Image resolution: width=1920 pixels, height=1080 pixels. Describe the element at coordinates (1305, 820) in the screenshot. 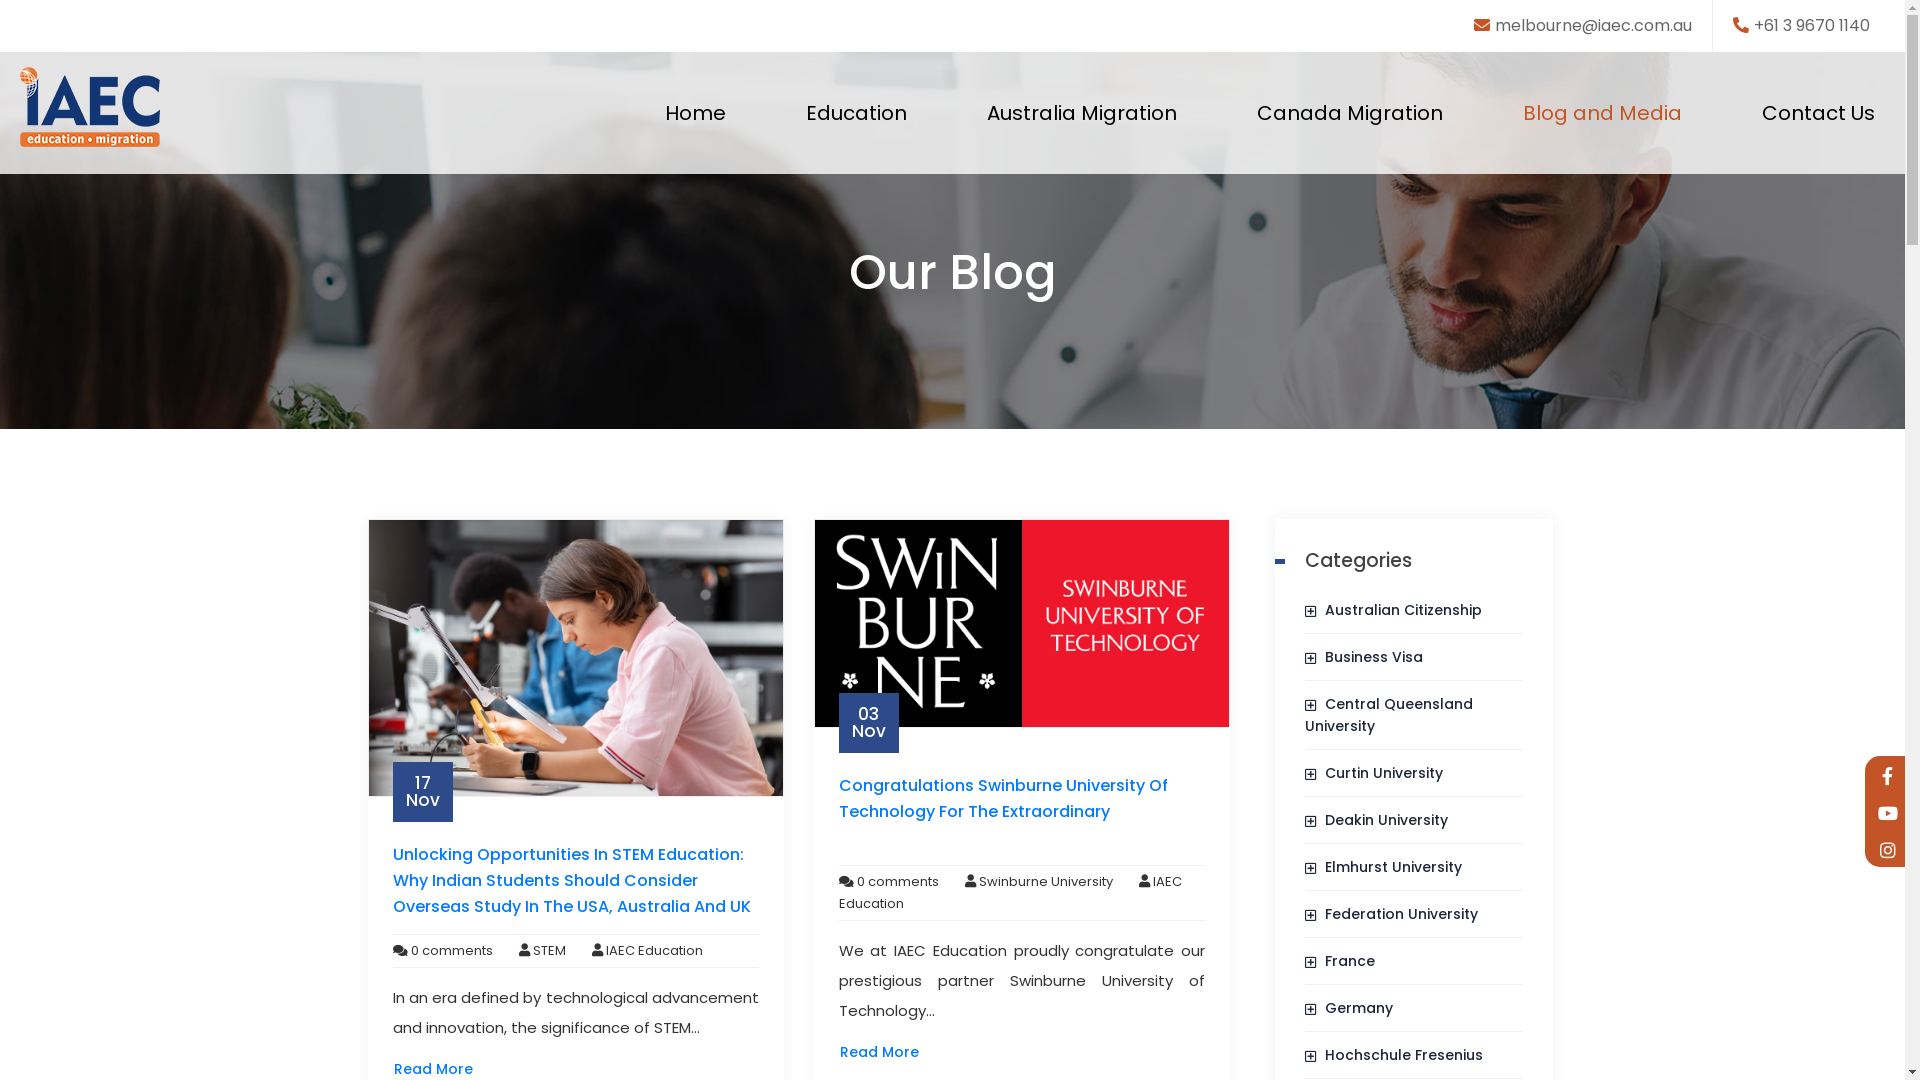

I see `'Deakin University'` at that location.